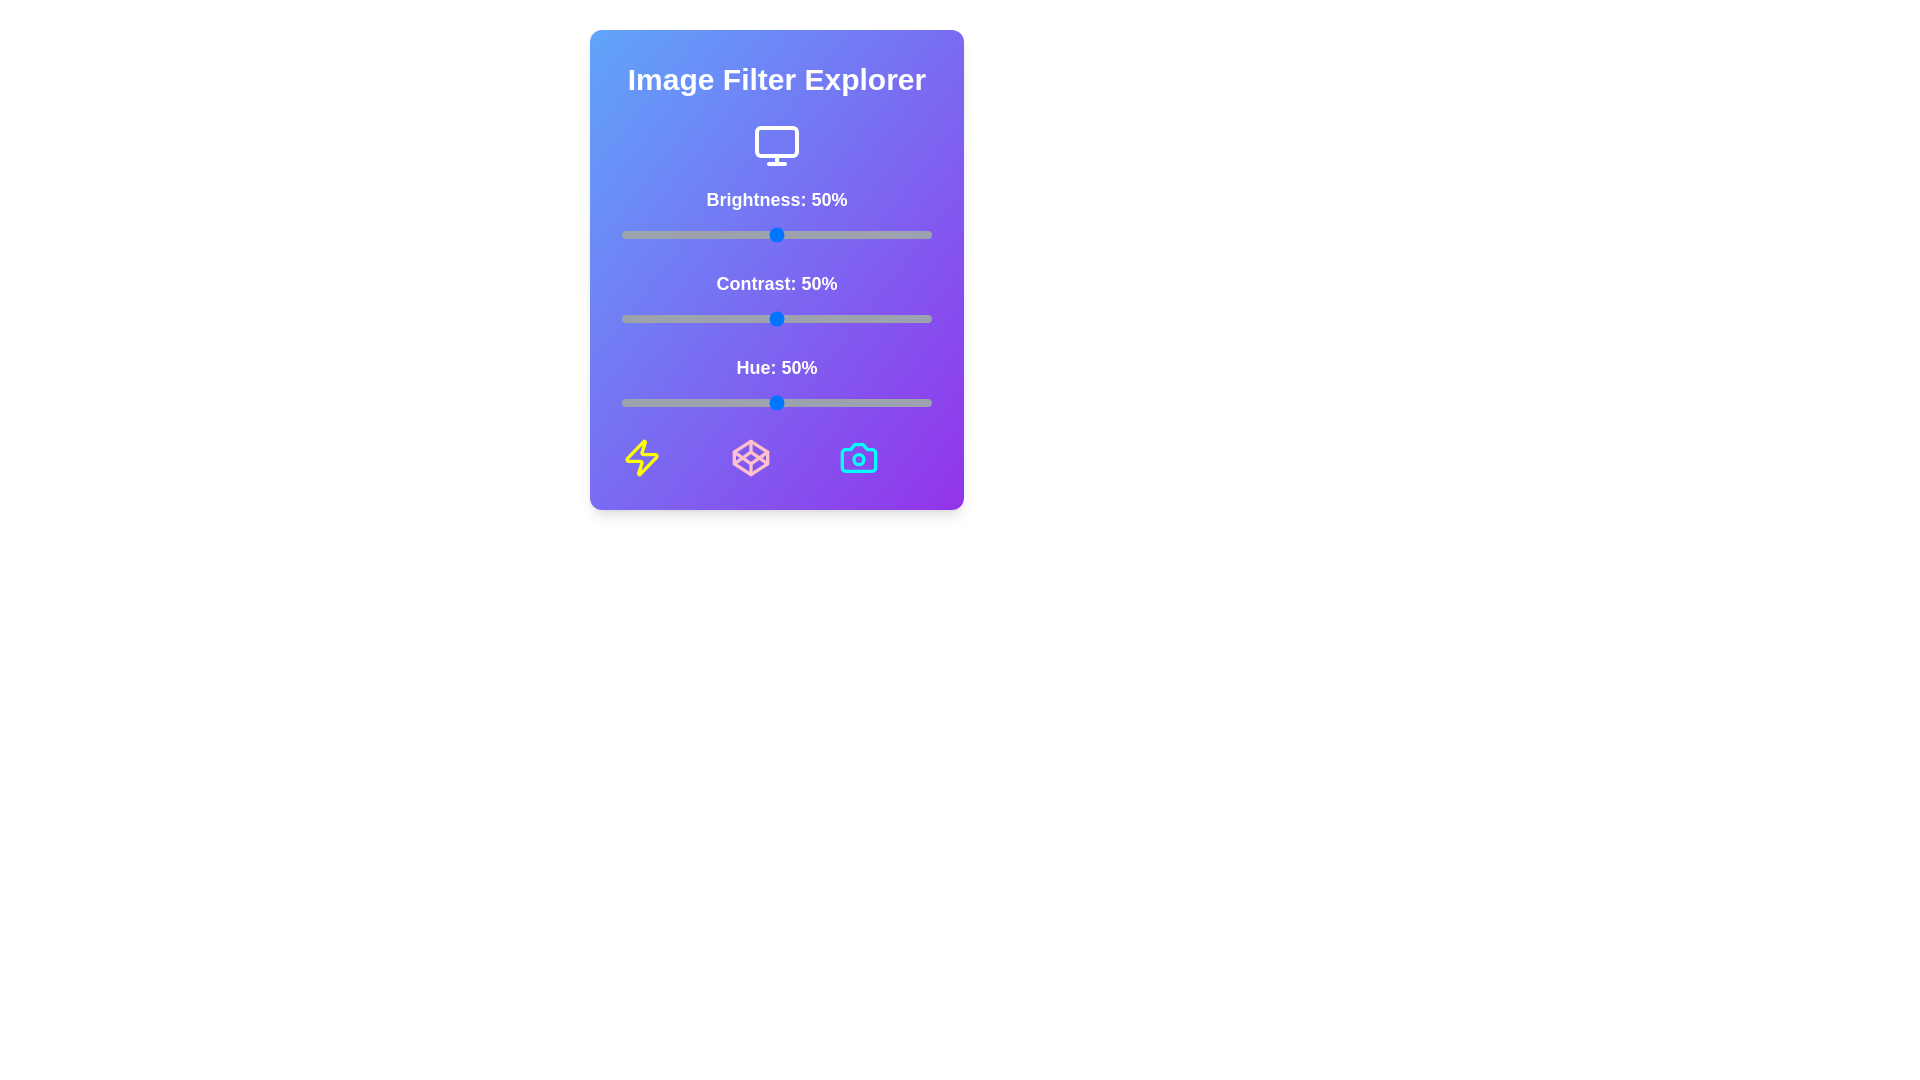  Describe the element at coordinates (656, 318) in the screenshot. I see `the contrast slider to 11%` at that location.